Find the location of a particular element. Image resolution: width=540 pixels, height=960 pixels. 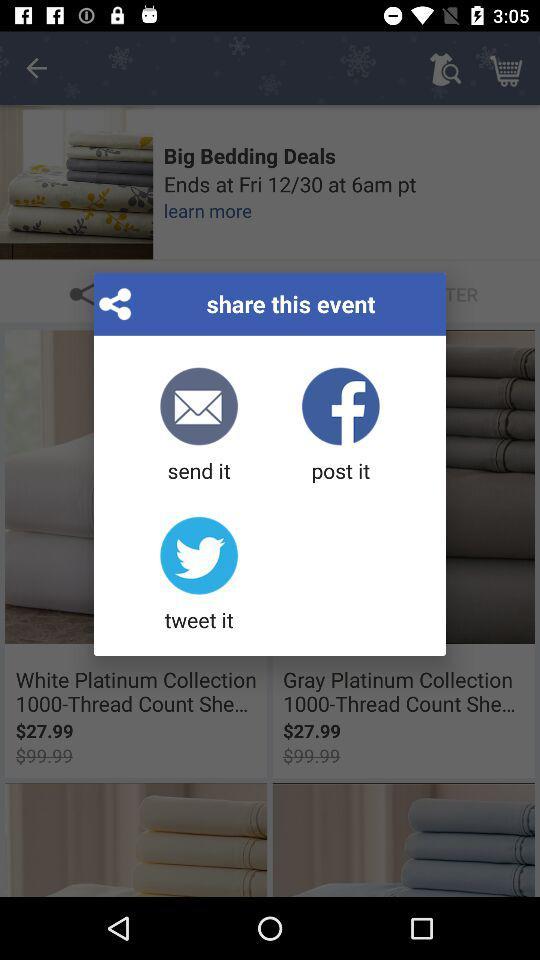

the tweet it icon is located at coordinates (199, 575).